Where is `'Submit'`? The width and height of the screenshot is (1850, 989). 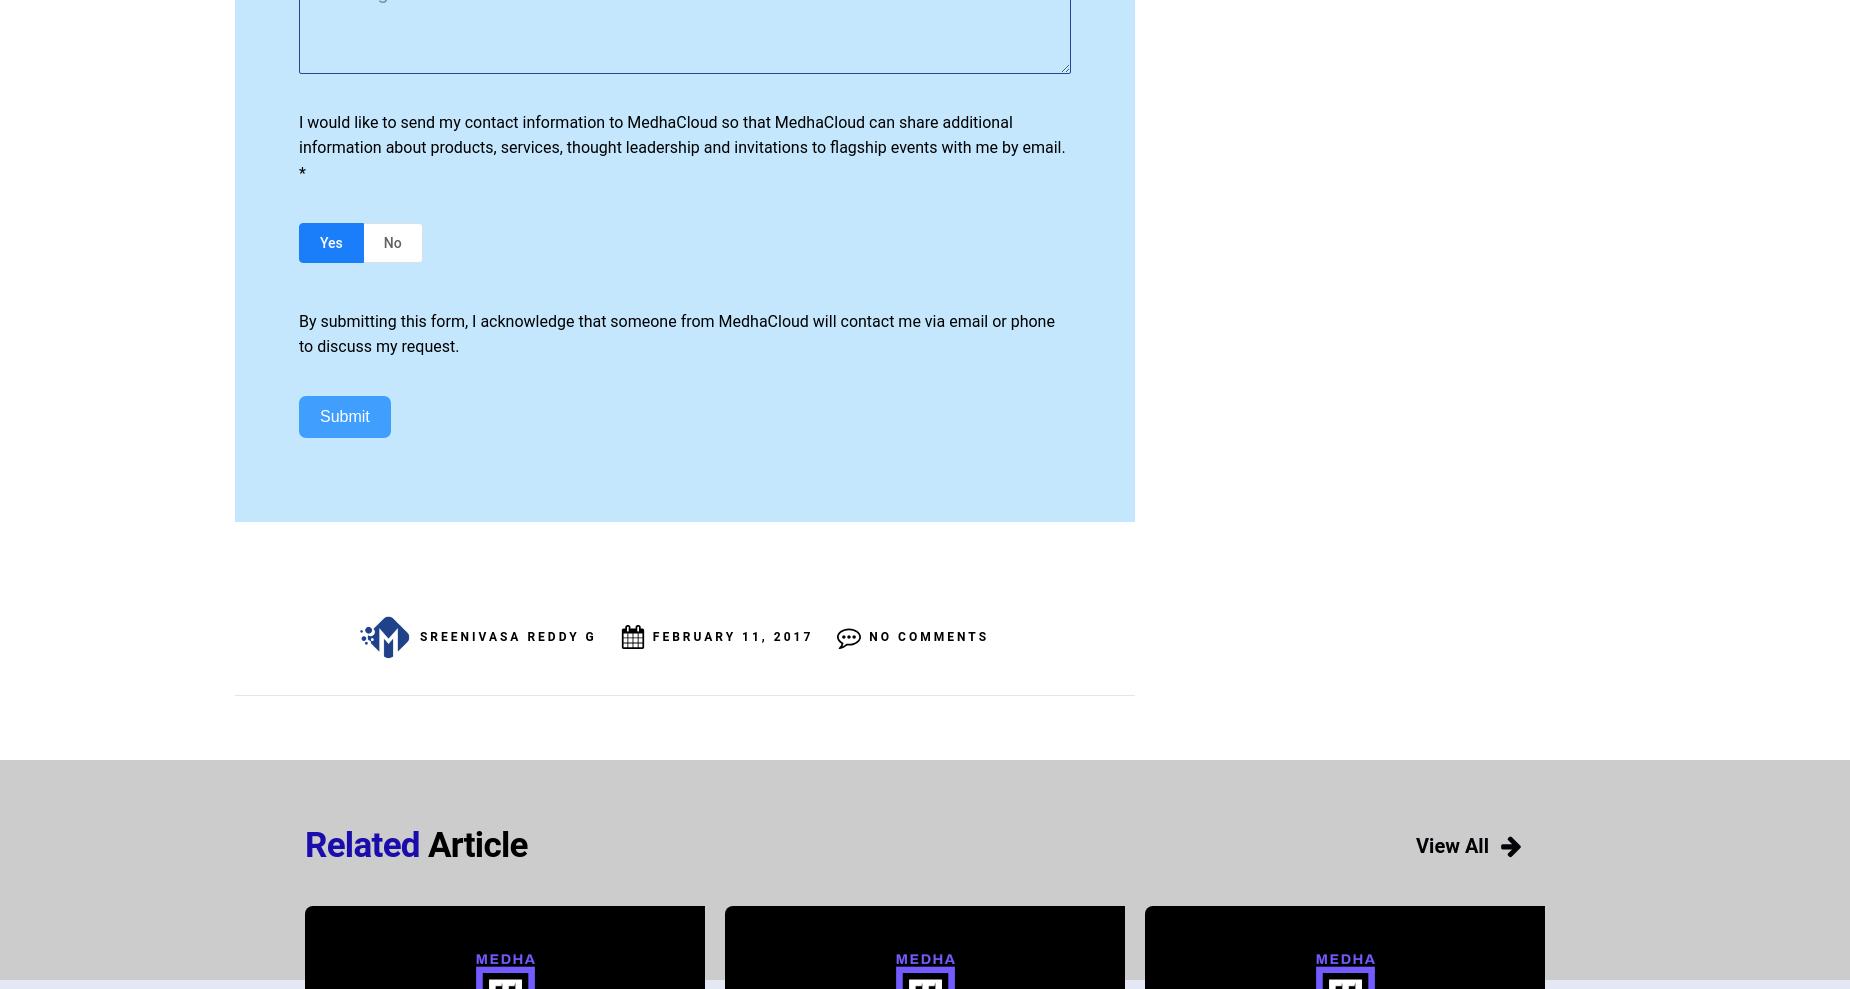 'Submit' is located at coordinates (319, 415).